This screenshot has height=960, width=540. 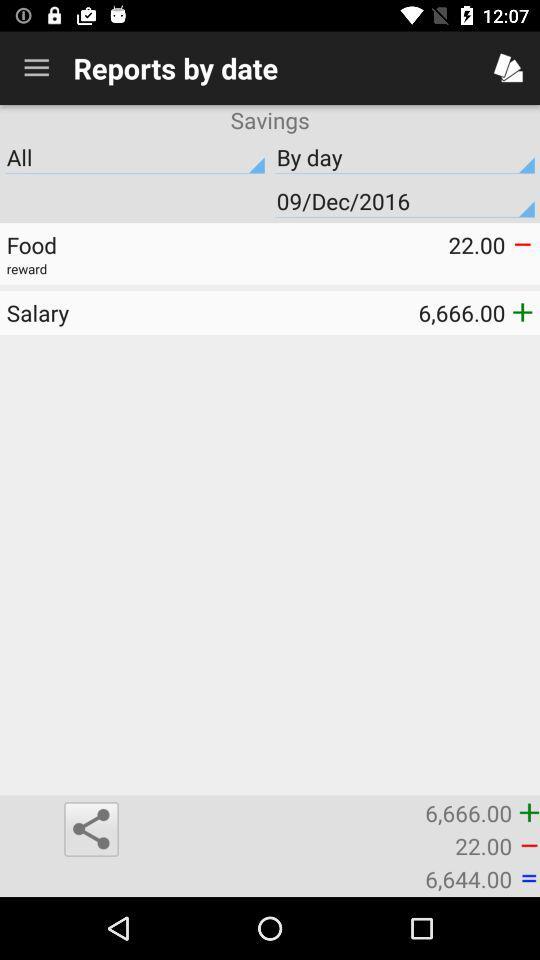 I want to click on item to the left of 6,666.00 item, so click(x=90, y=829).